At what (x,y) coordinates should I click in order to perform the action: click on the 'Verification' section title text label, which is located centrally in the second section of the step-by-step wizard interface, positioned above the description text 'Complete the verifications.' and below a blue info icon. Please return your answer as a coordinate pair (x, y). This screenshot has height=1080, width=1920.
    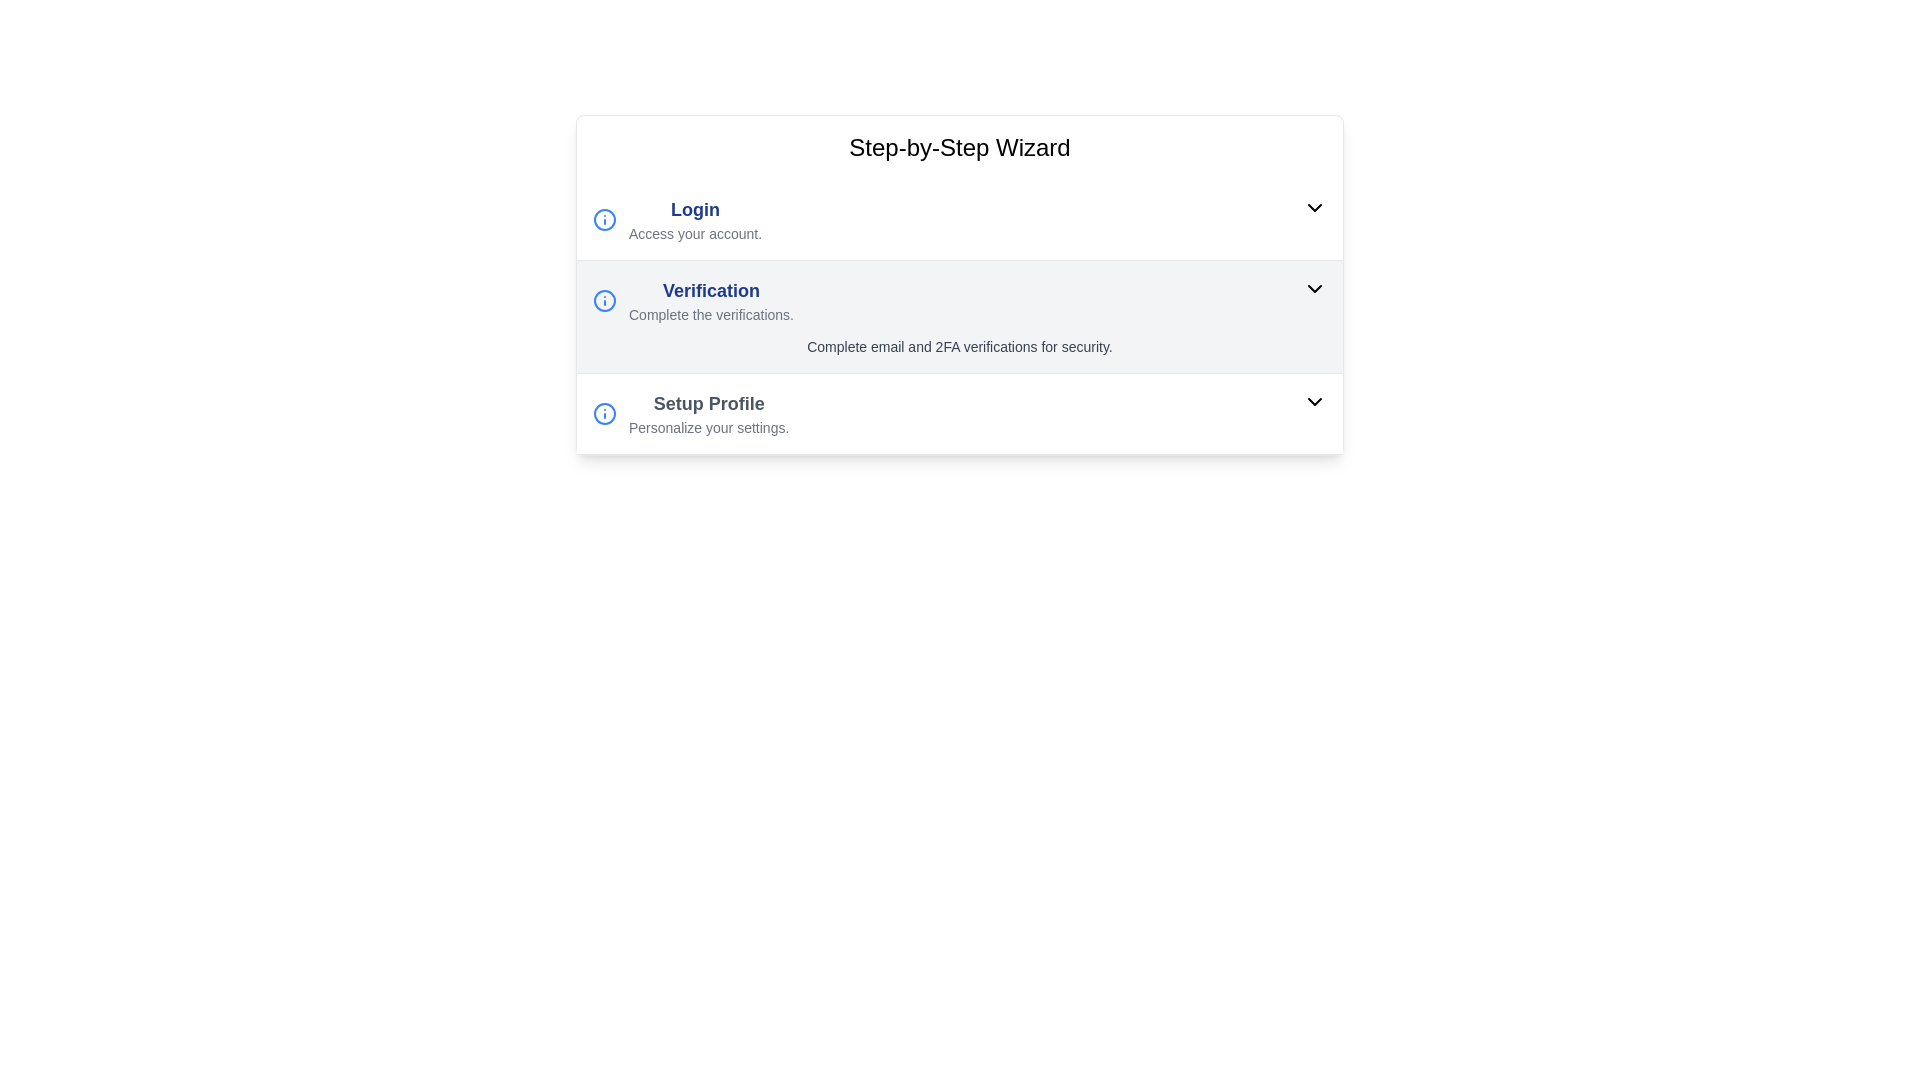
    Looking at the image, I should click on (711, 290).